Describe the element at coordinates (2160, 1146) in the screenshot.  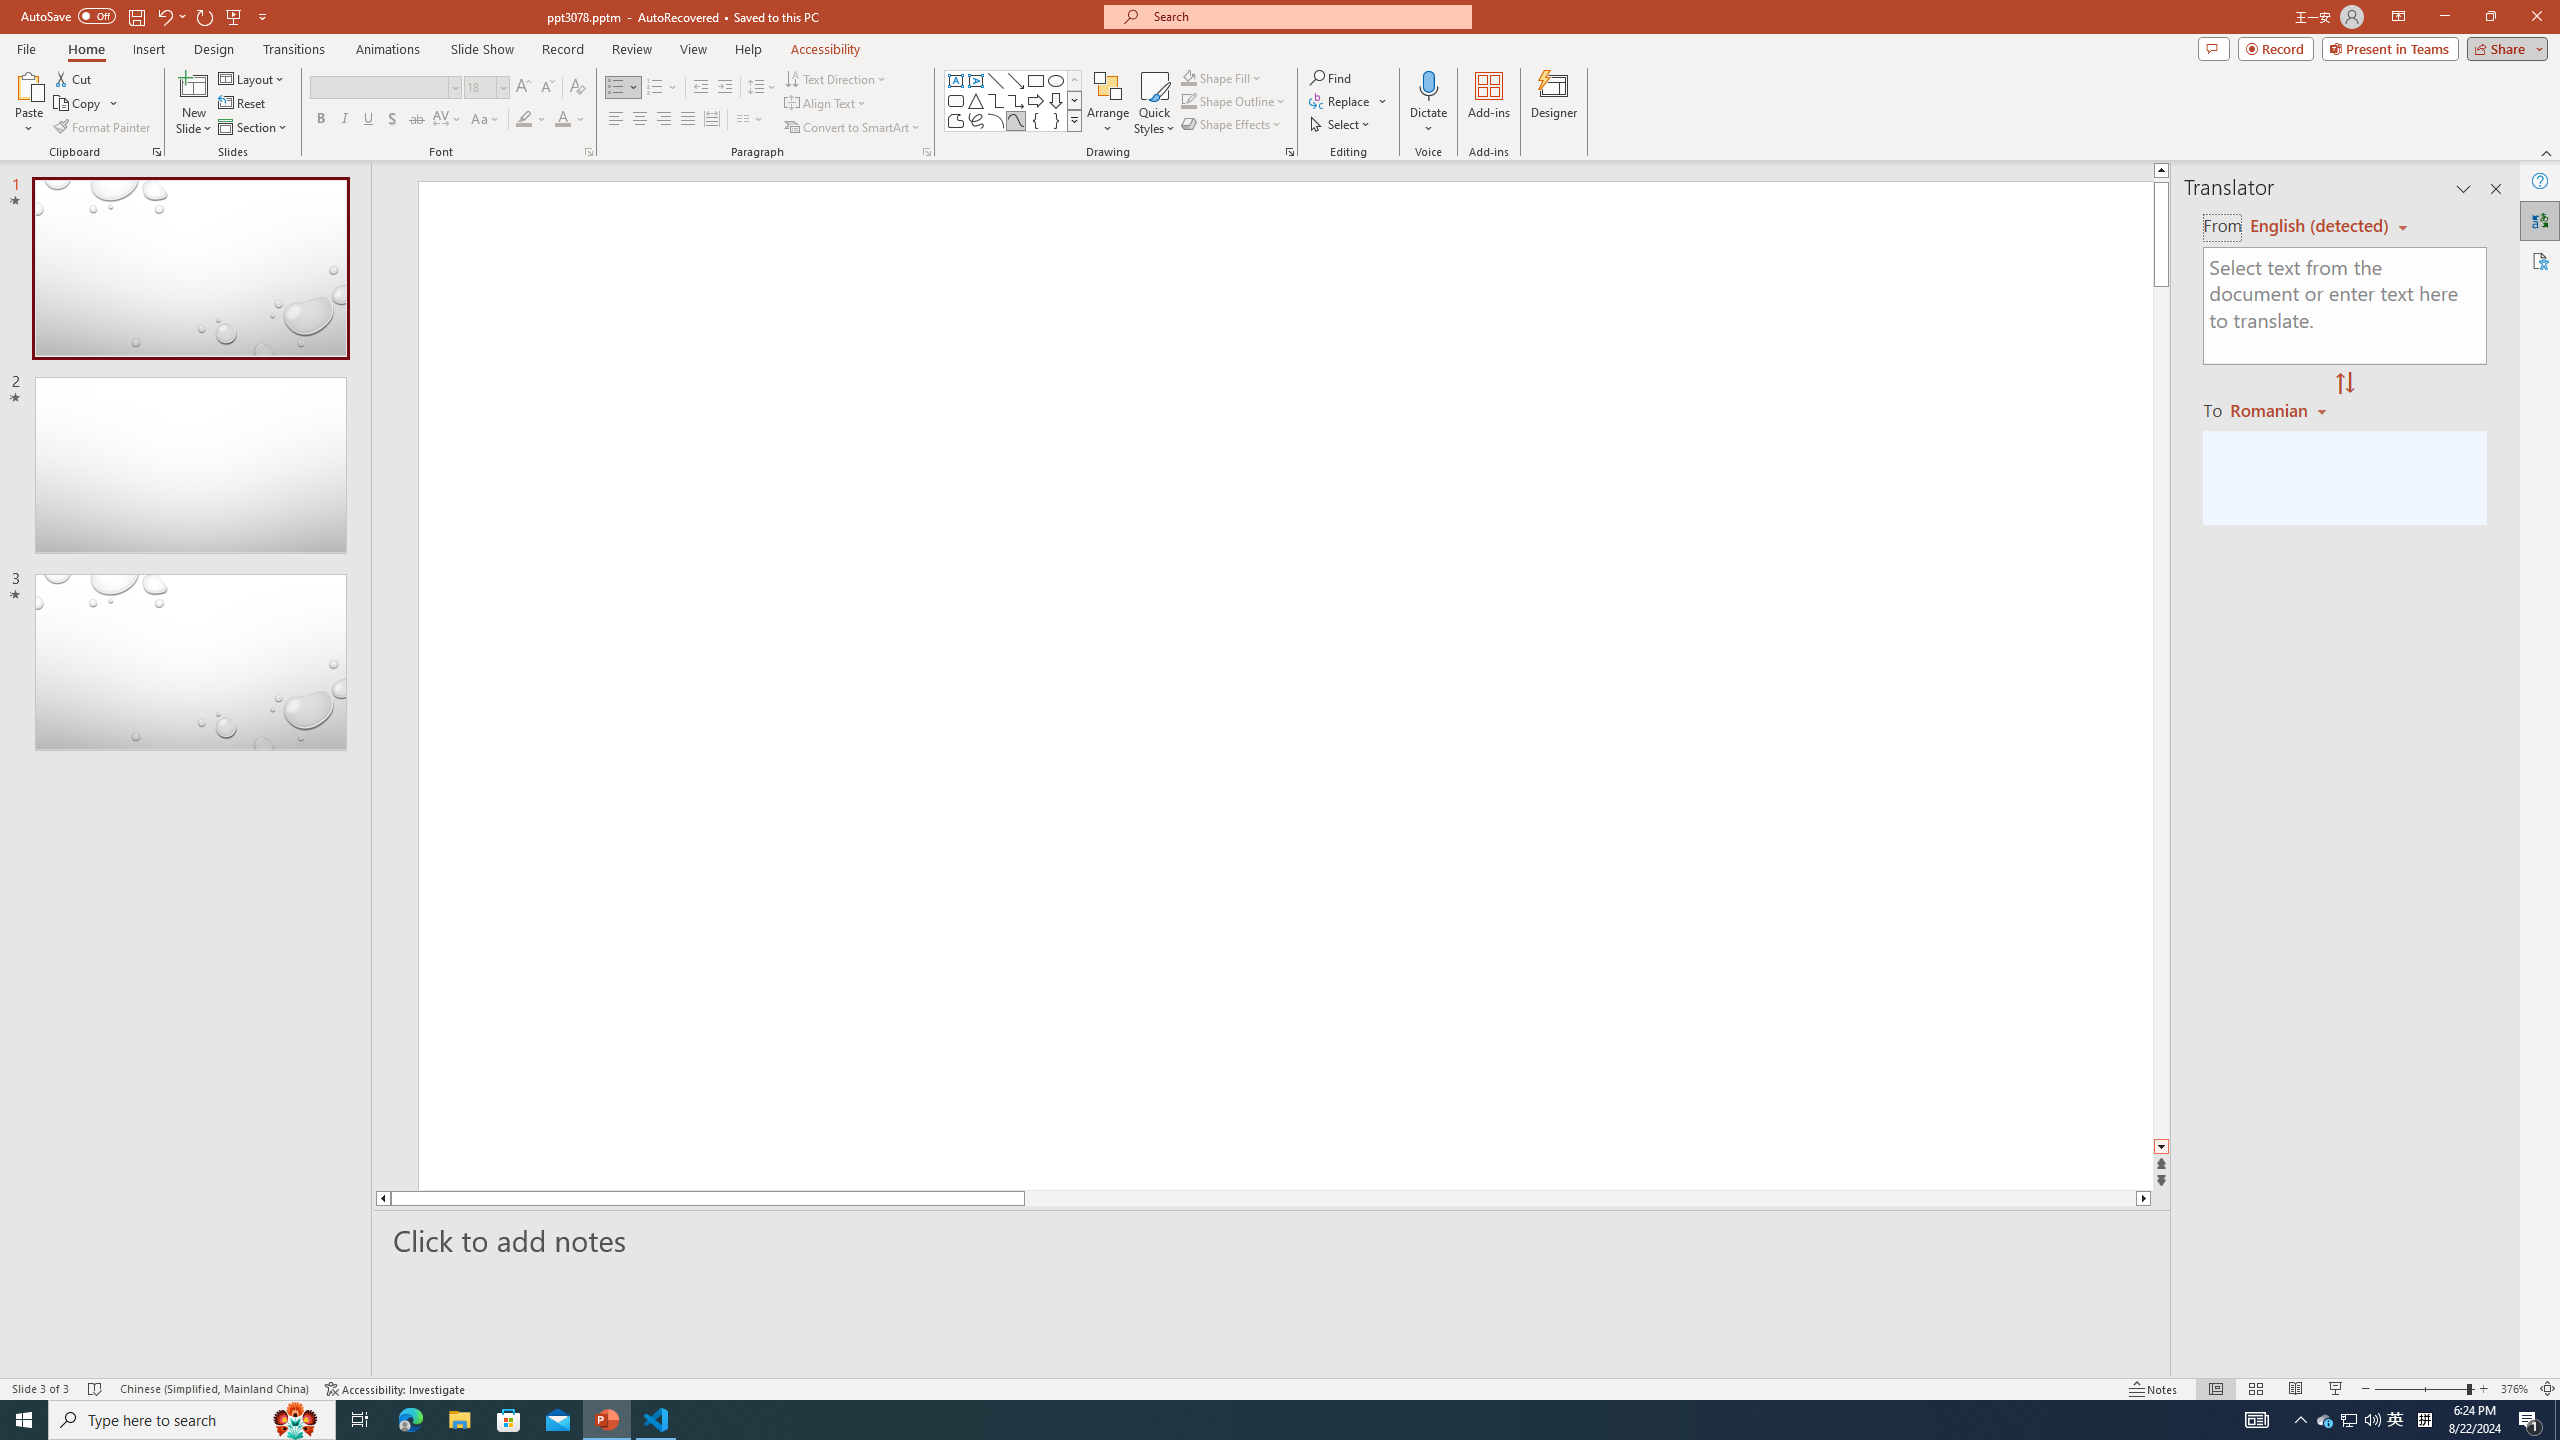
I see `'Line down'` at that location.